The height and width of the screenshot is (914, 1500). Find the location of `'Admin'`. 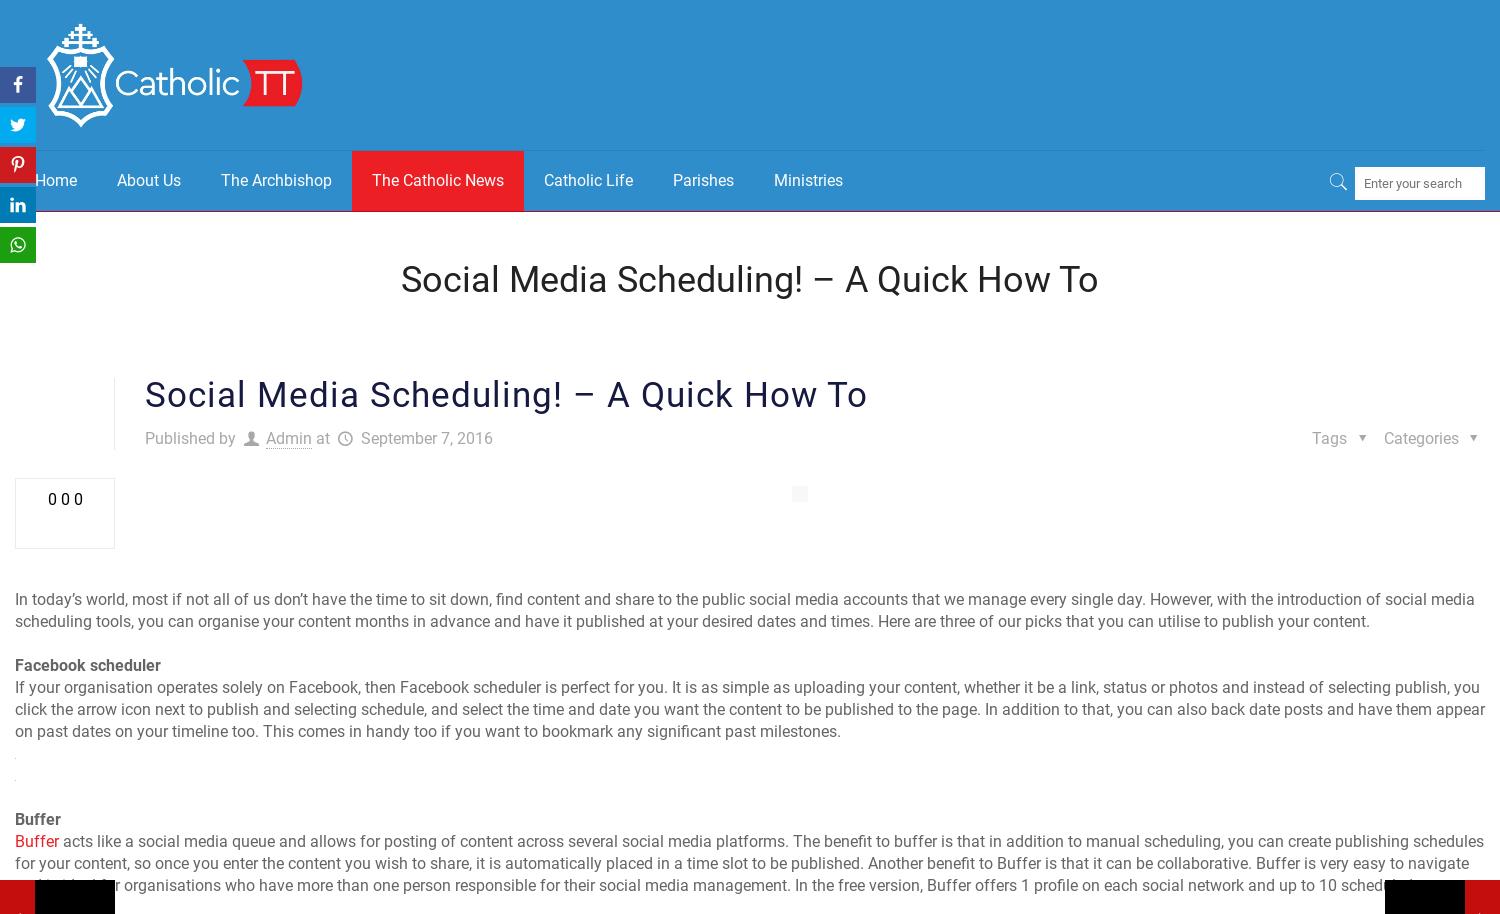

'Admin' is located at coordinates (289, 437).